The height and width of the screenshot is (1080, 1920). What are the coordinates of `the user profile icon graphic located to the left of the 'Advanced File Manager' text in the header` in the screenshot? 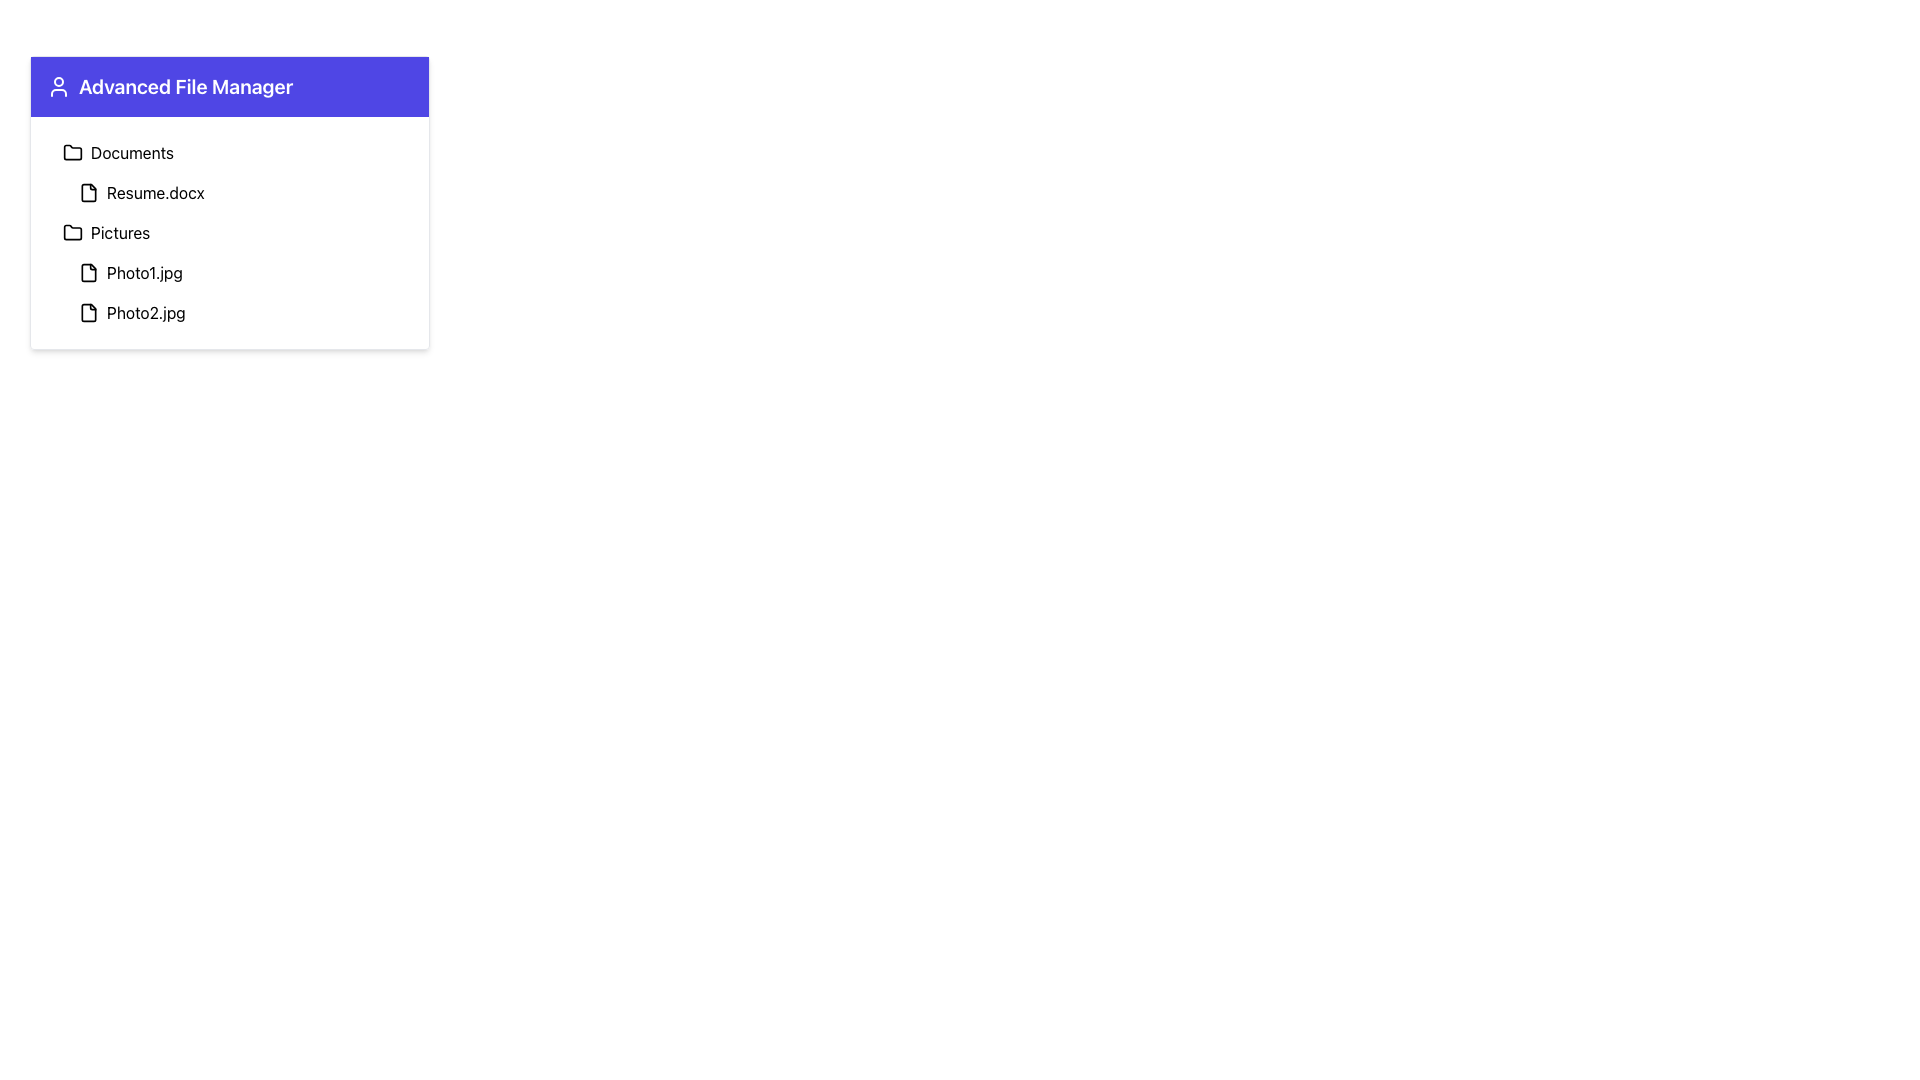 It's located at (58, 86).